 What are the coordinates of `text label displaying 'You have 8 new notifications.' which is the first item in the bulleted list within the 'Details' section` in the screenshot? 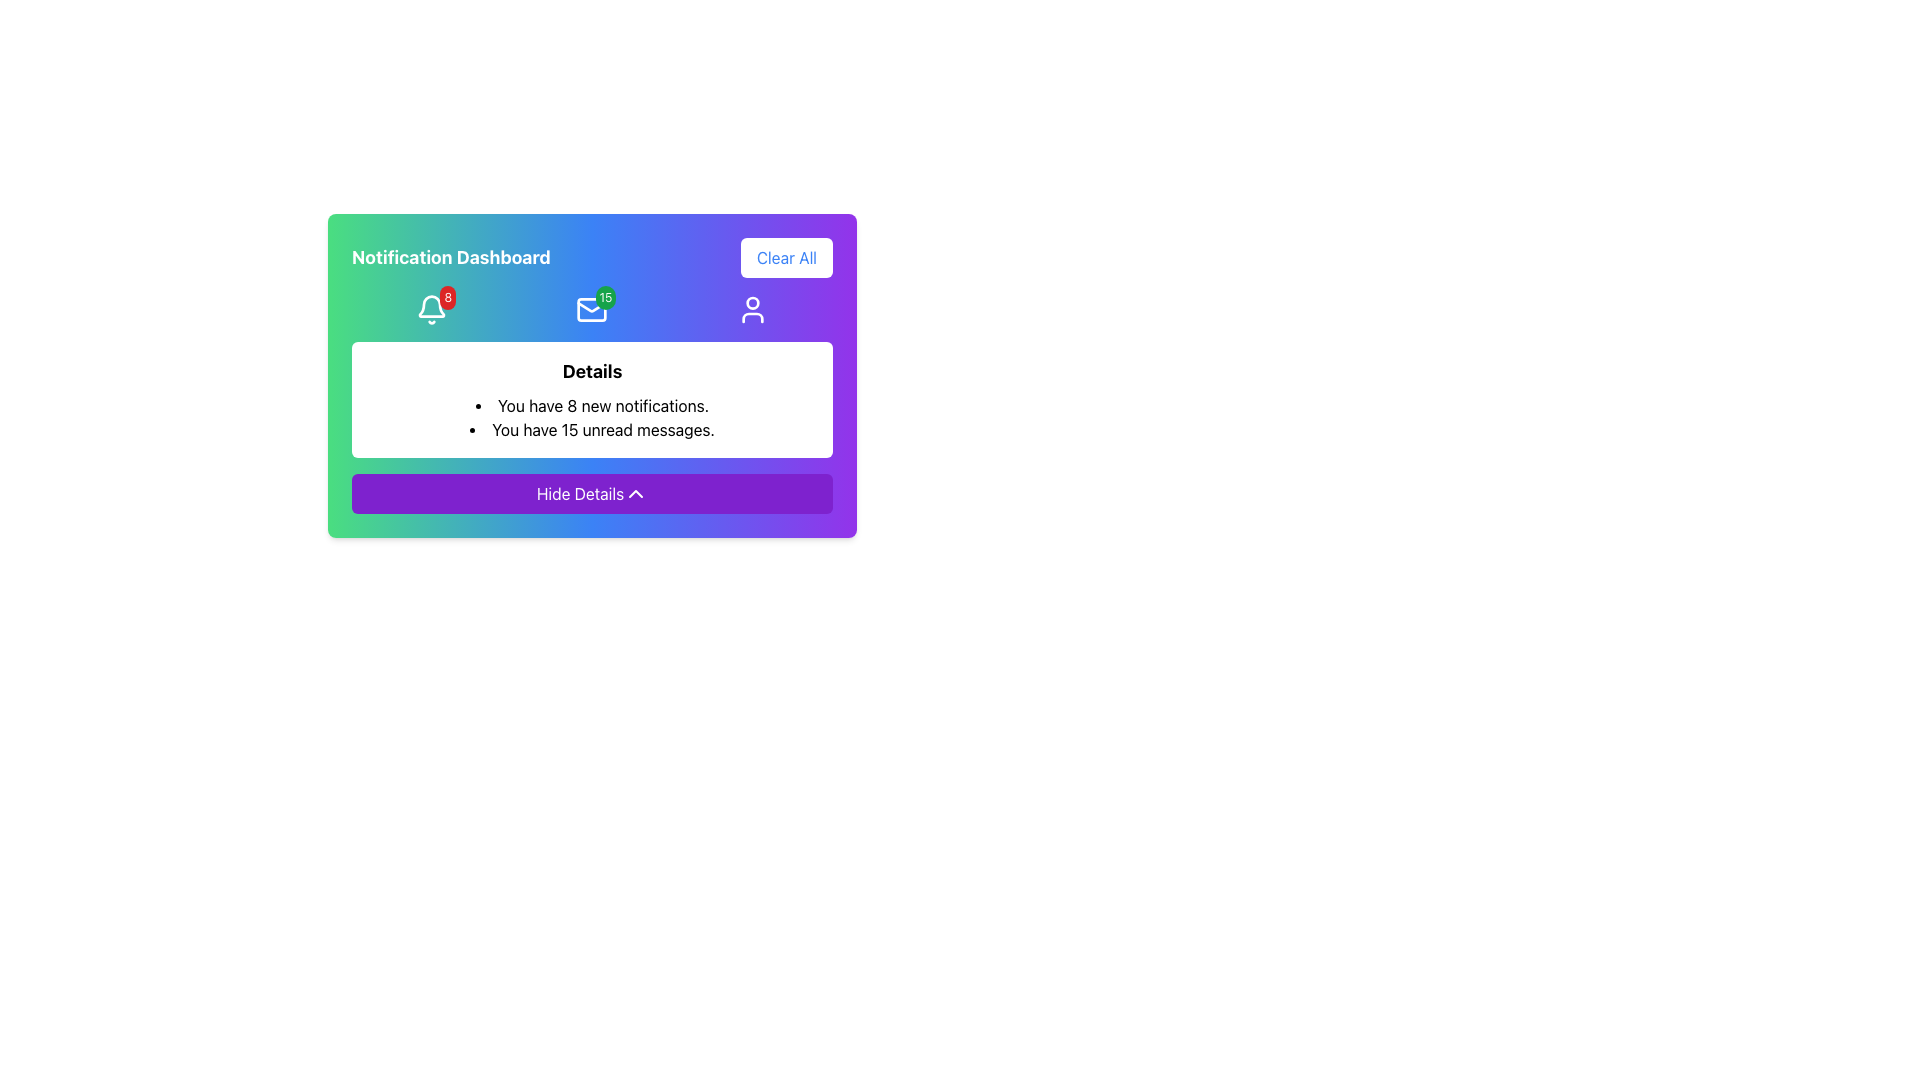 It's located at (591, 405).